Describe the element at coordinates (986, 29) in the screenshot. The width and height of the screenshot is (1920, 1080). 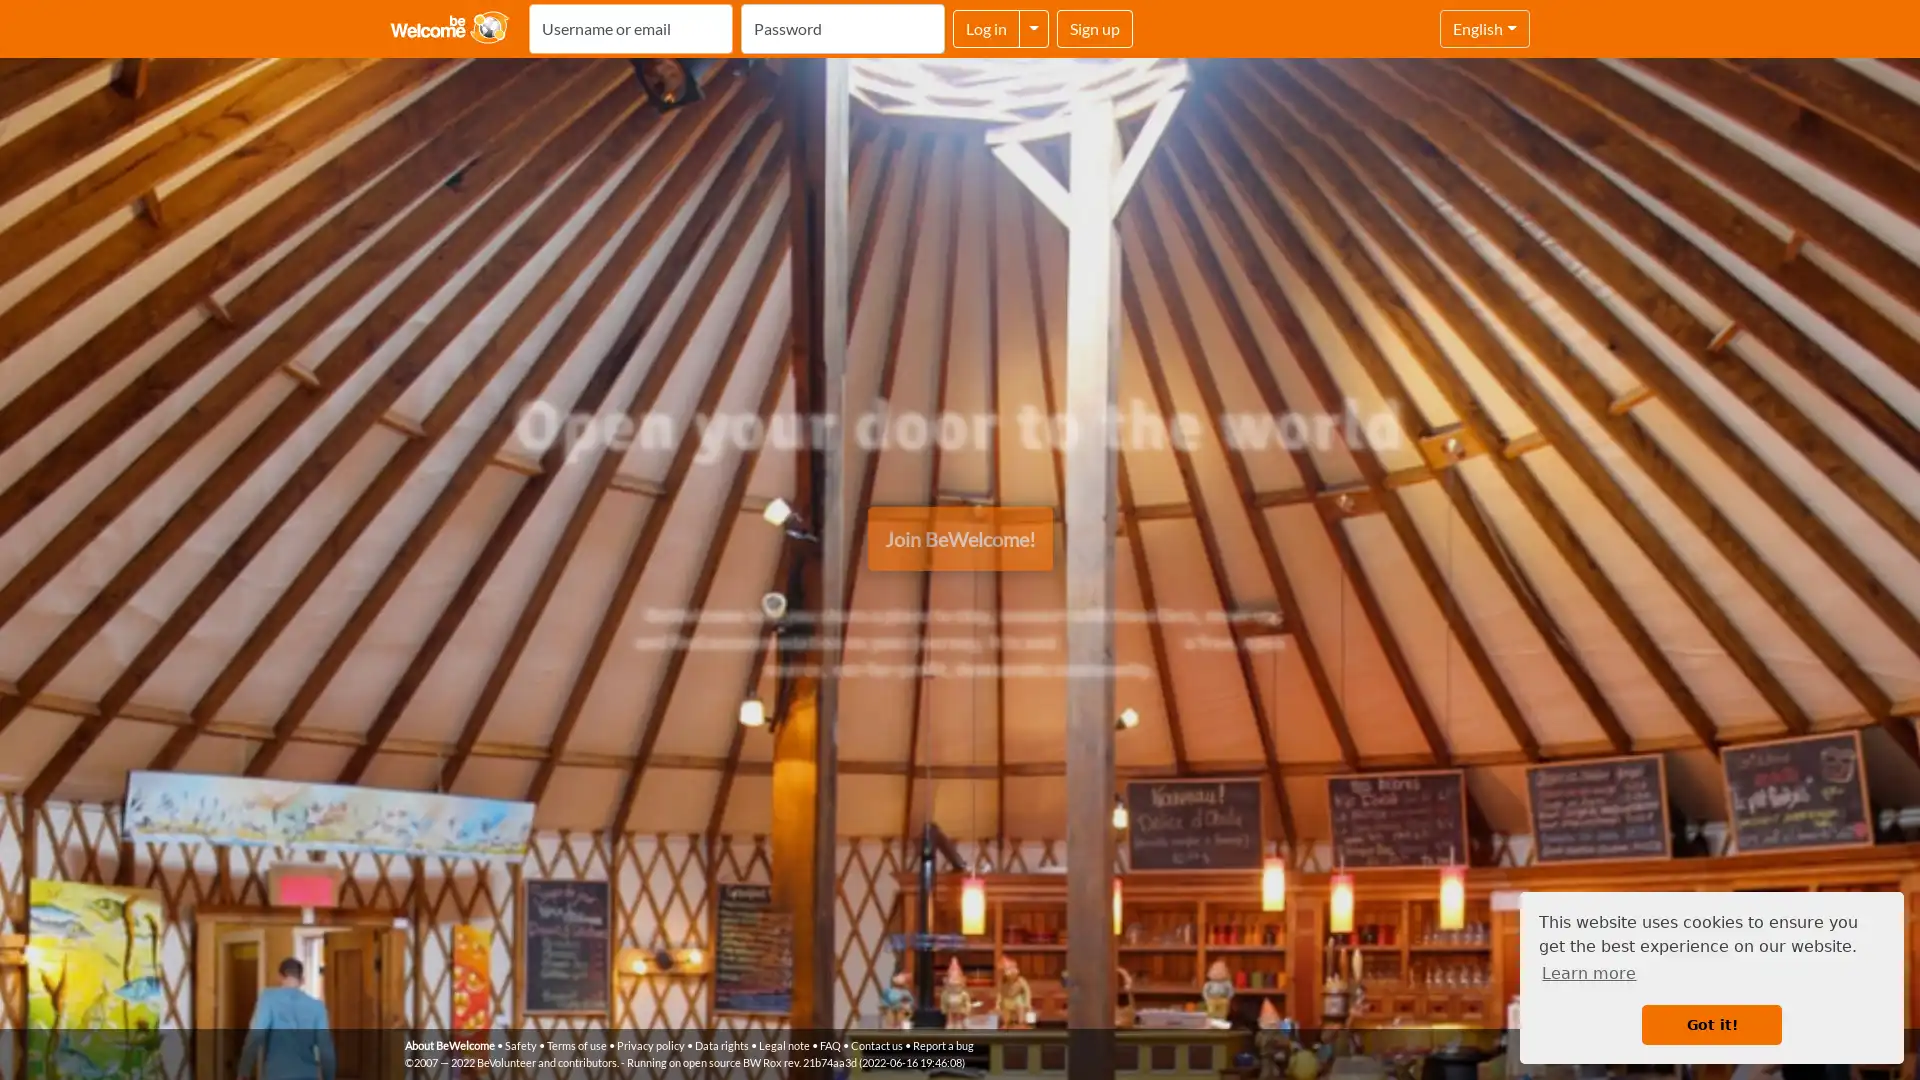
I see `Log in` at that location.